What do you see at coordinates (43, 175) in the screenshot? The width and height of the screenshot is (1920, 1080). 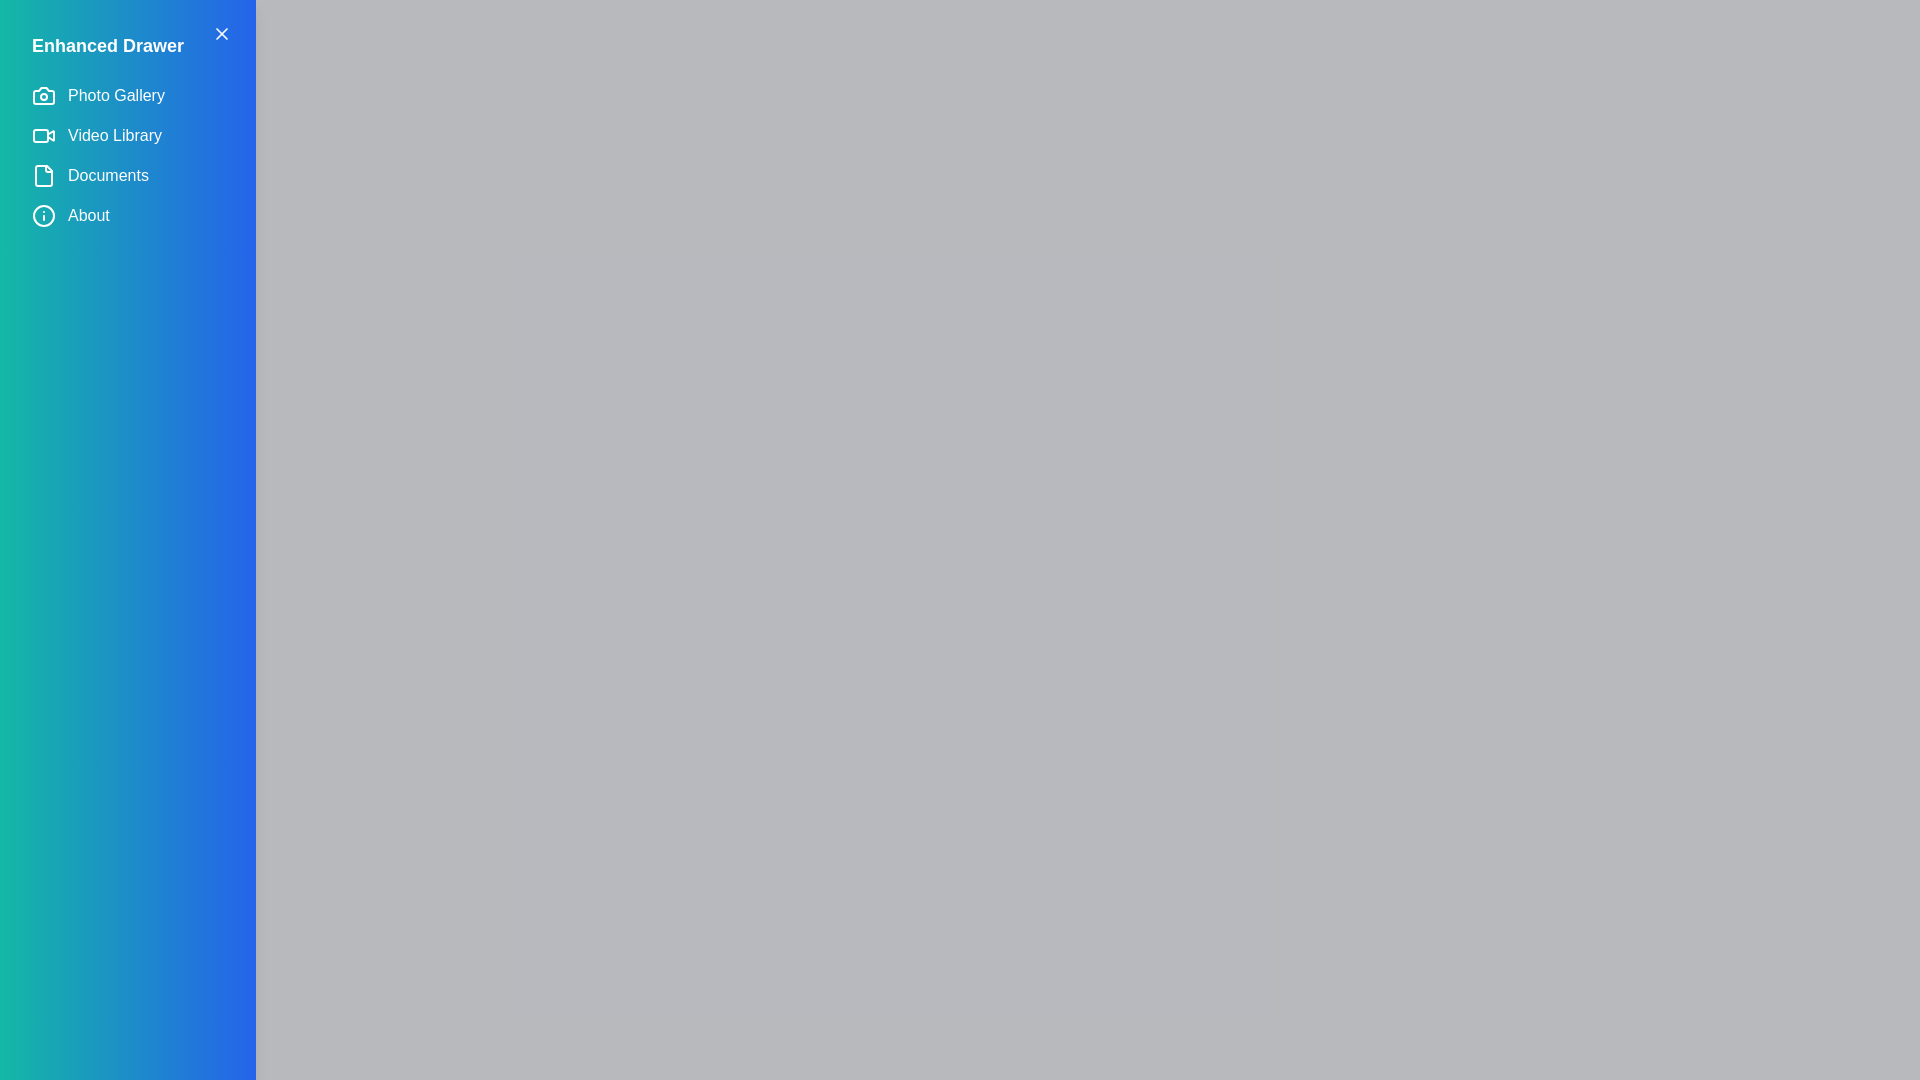 I see `the file document icon located to the left of the 'Documents' text in the 'Enhanced Drawer' menu` at bounding box center [43, 175].